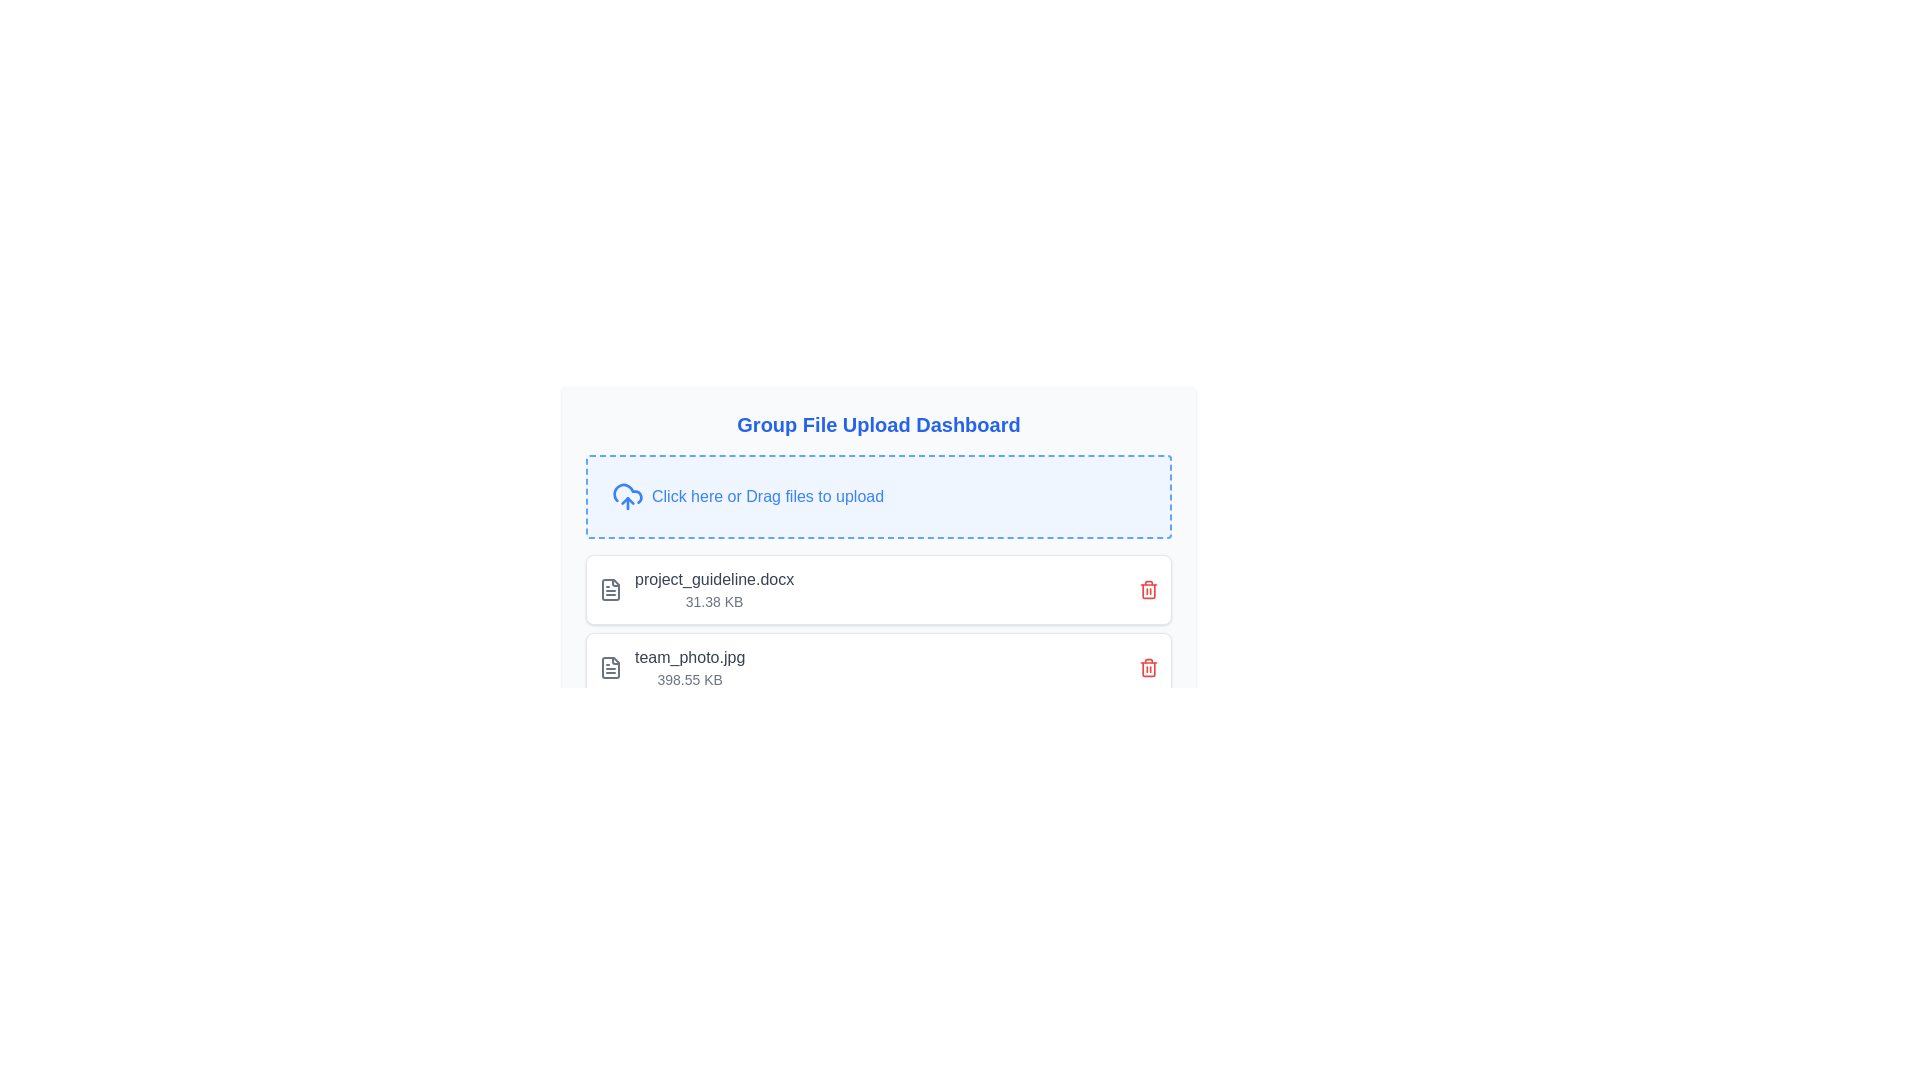  What do you see at coordinates (690, 667) in the screenshot?
I see `the text label displaying 'team_photo.jpg' and '398.55 KB' in the file upload list, which is the second item in the list` at bounding box center [690, 667].